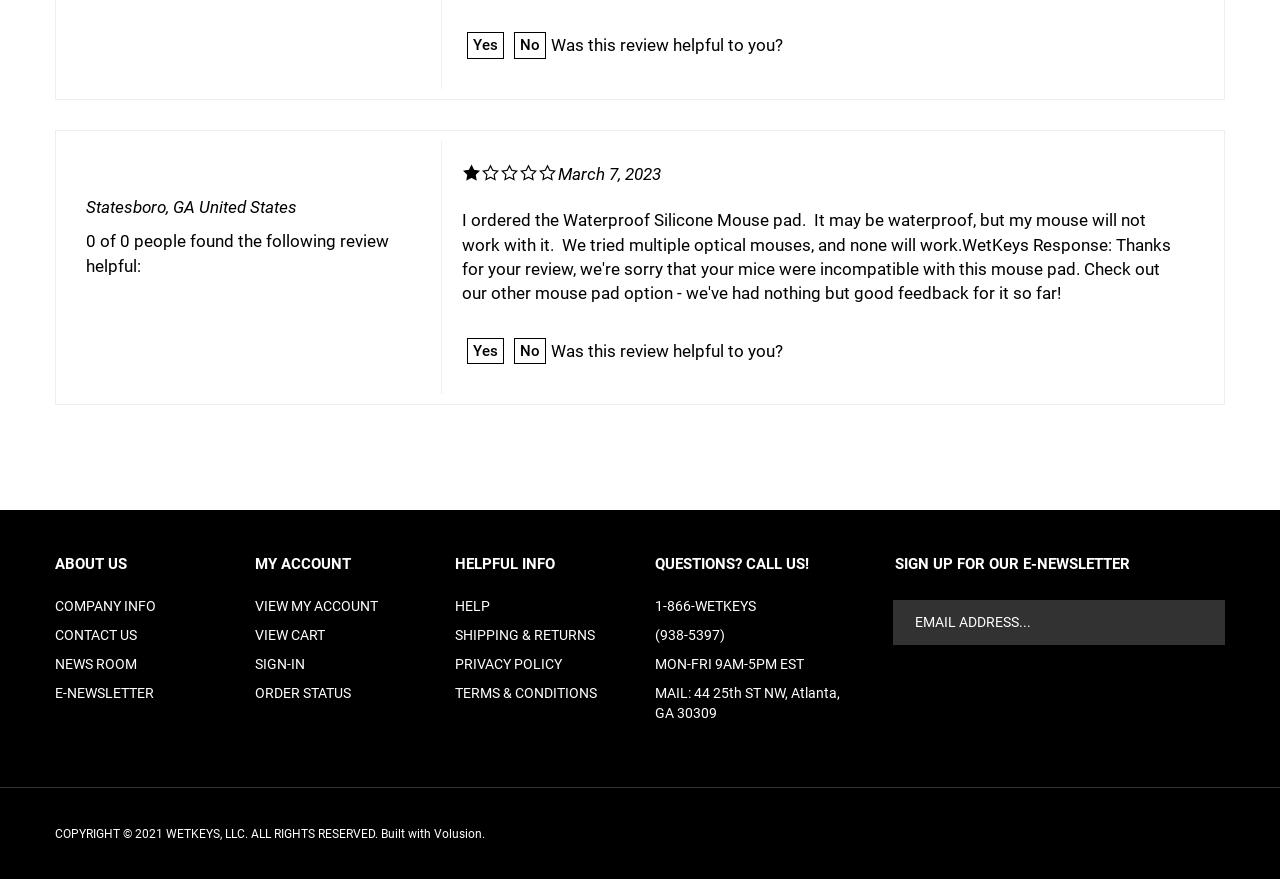 The height and width of the screenshot is (879, 1280). I want to click on 'SIGN-IN', so click(279, 662).